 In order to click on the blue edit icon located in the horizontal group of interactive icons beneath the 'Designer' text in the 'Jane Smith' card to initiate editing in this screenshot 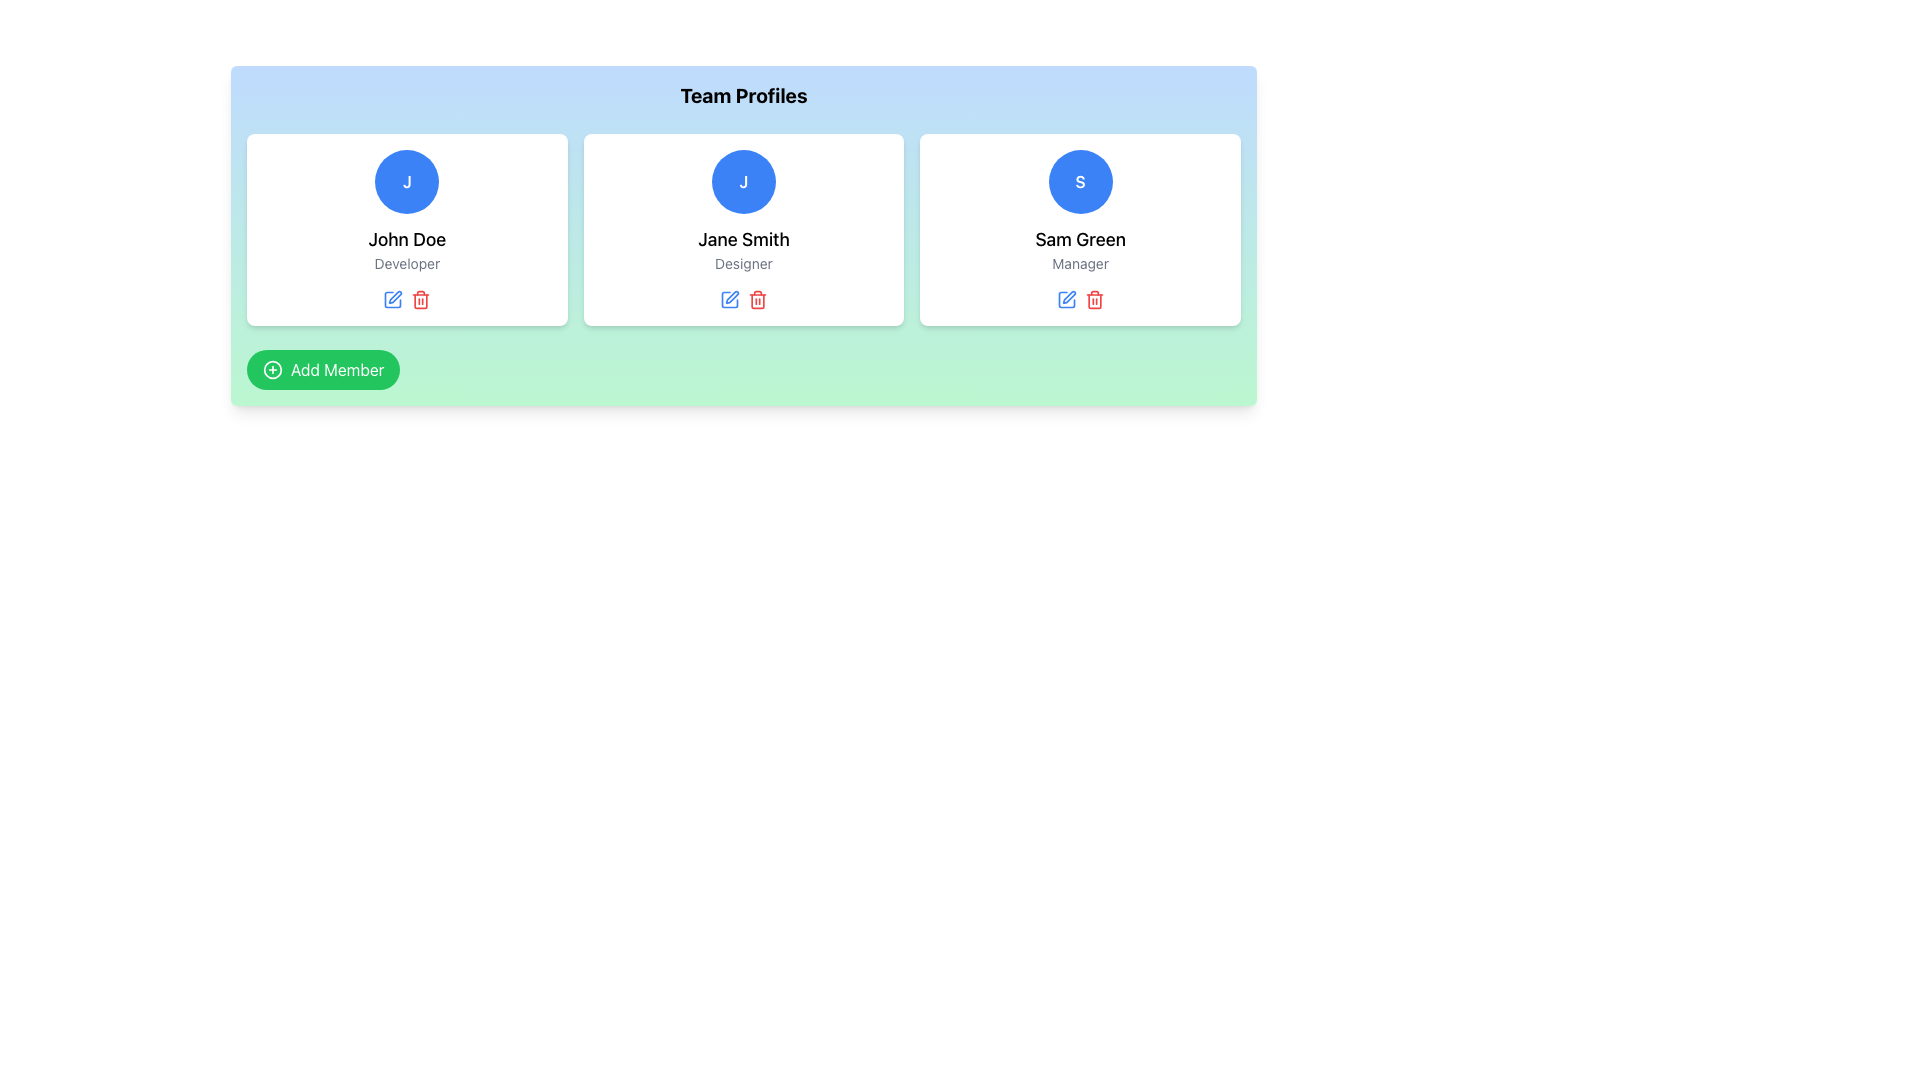, I will do `click(743, 300)`.